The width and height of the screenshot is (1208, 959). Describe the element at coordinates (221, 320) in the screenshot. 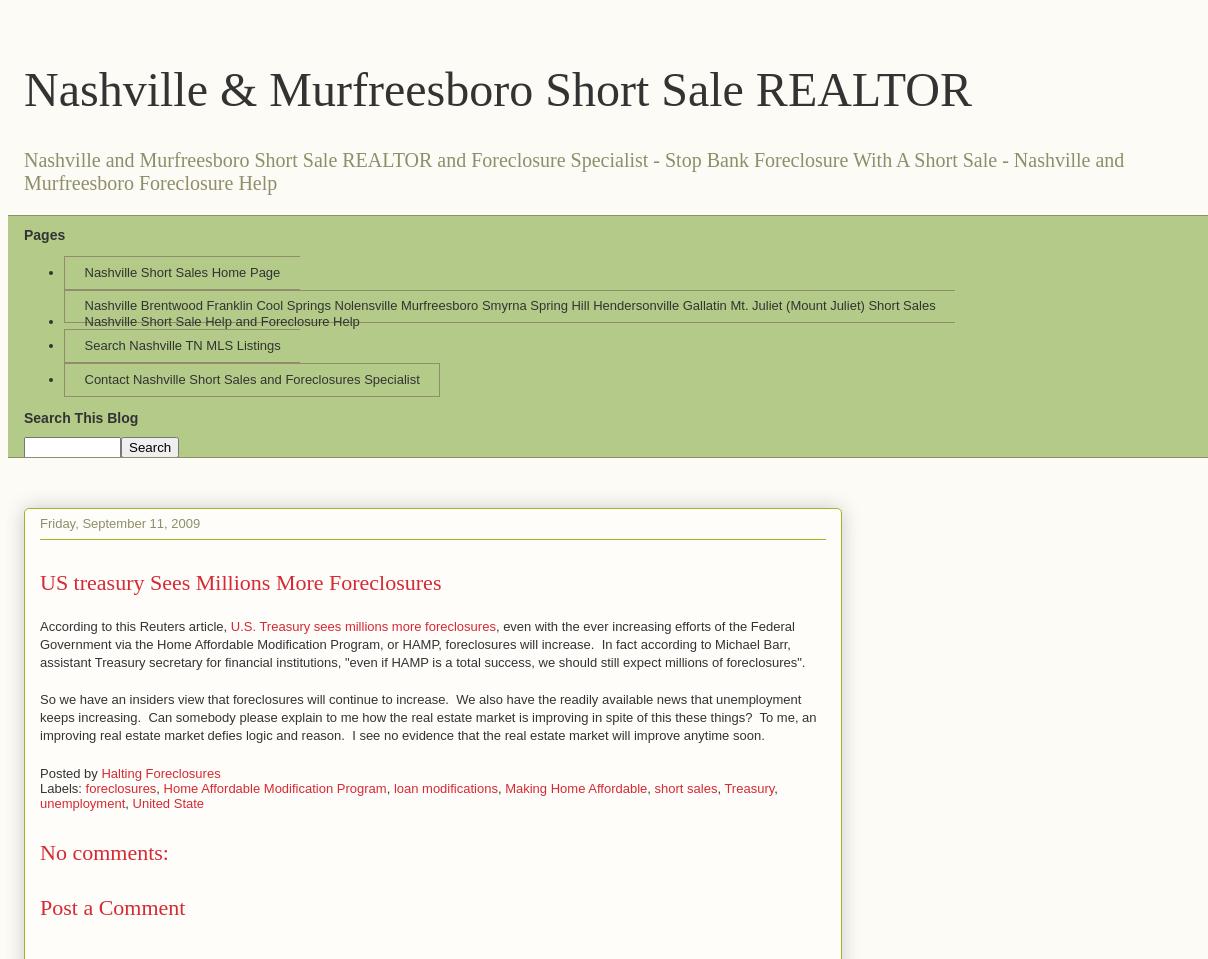

I see `'Nashville Short Sale Help and Foreclosure Help'` at that location.